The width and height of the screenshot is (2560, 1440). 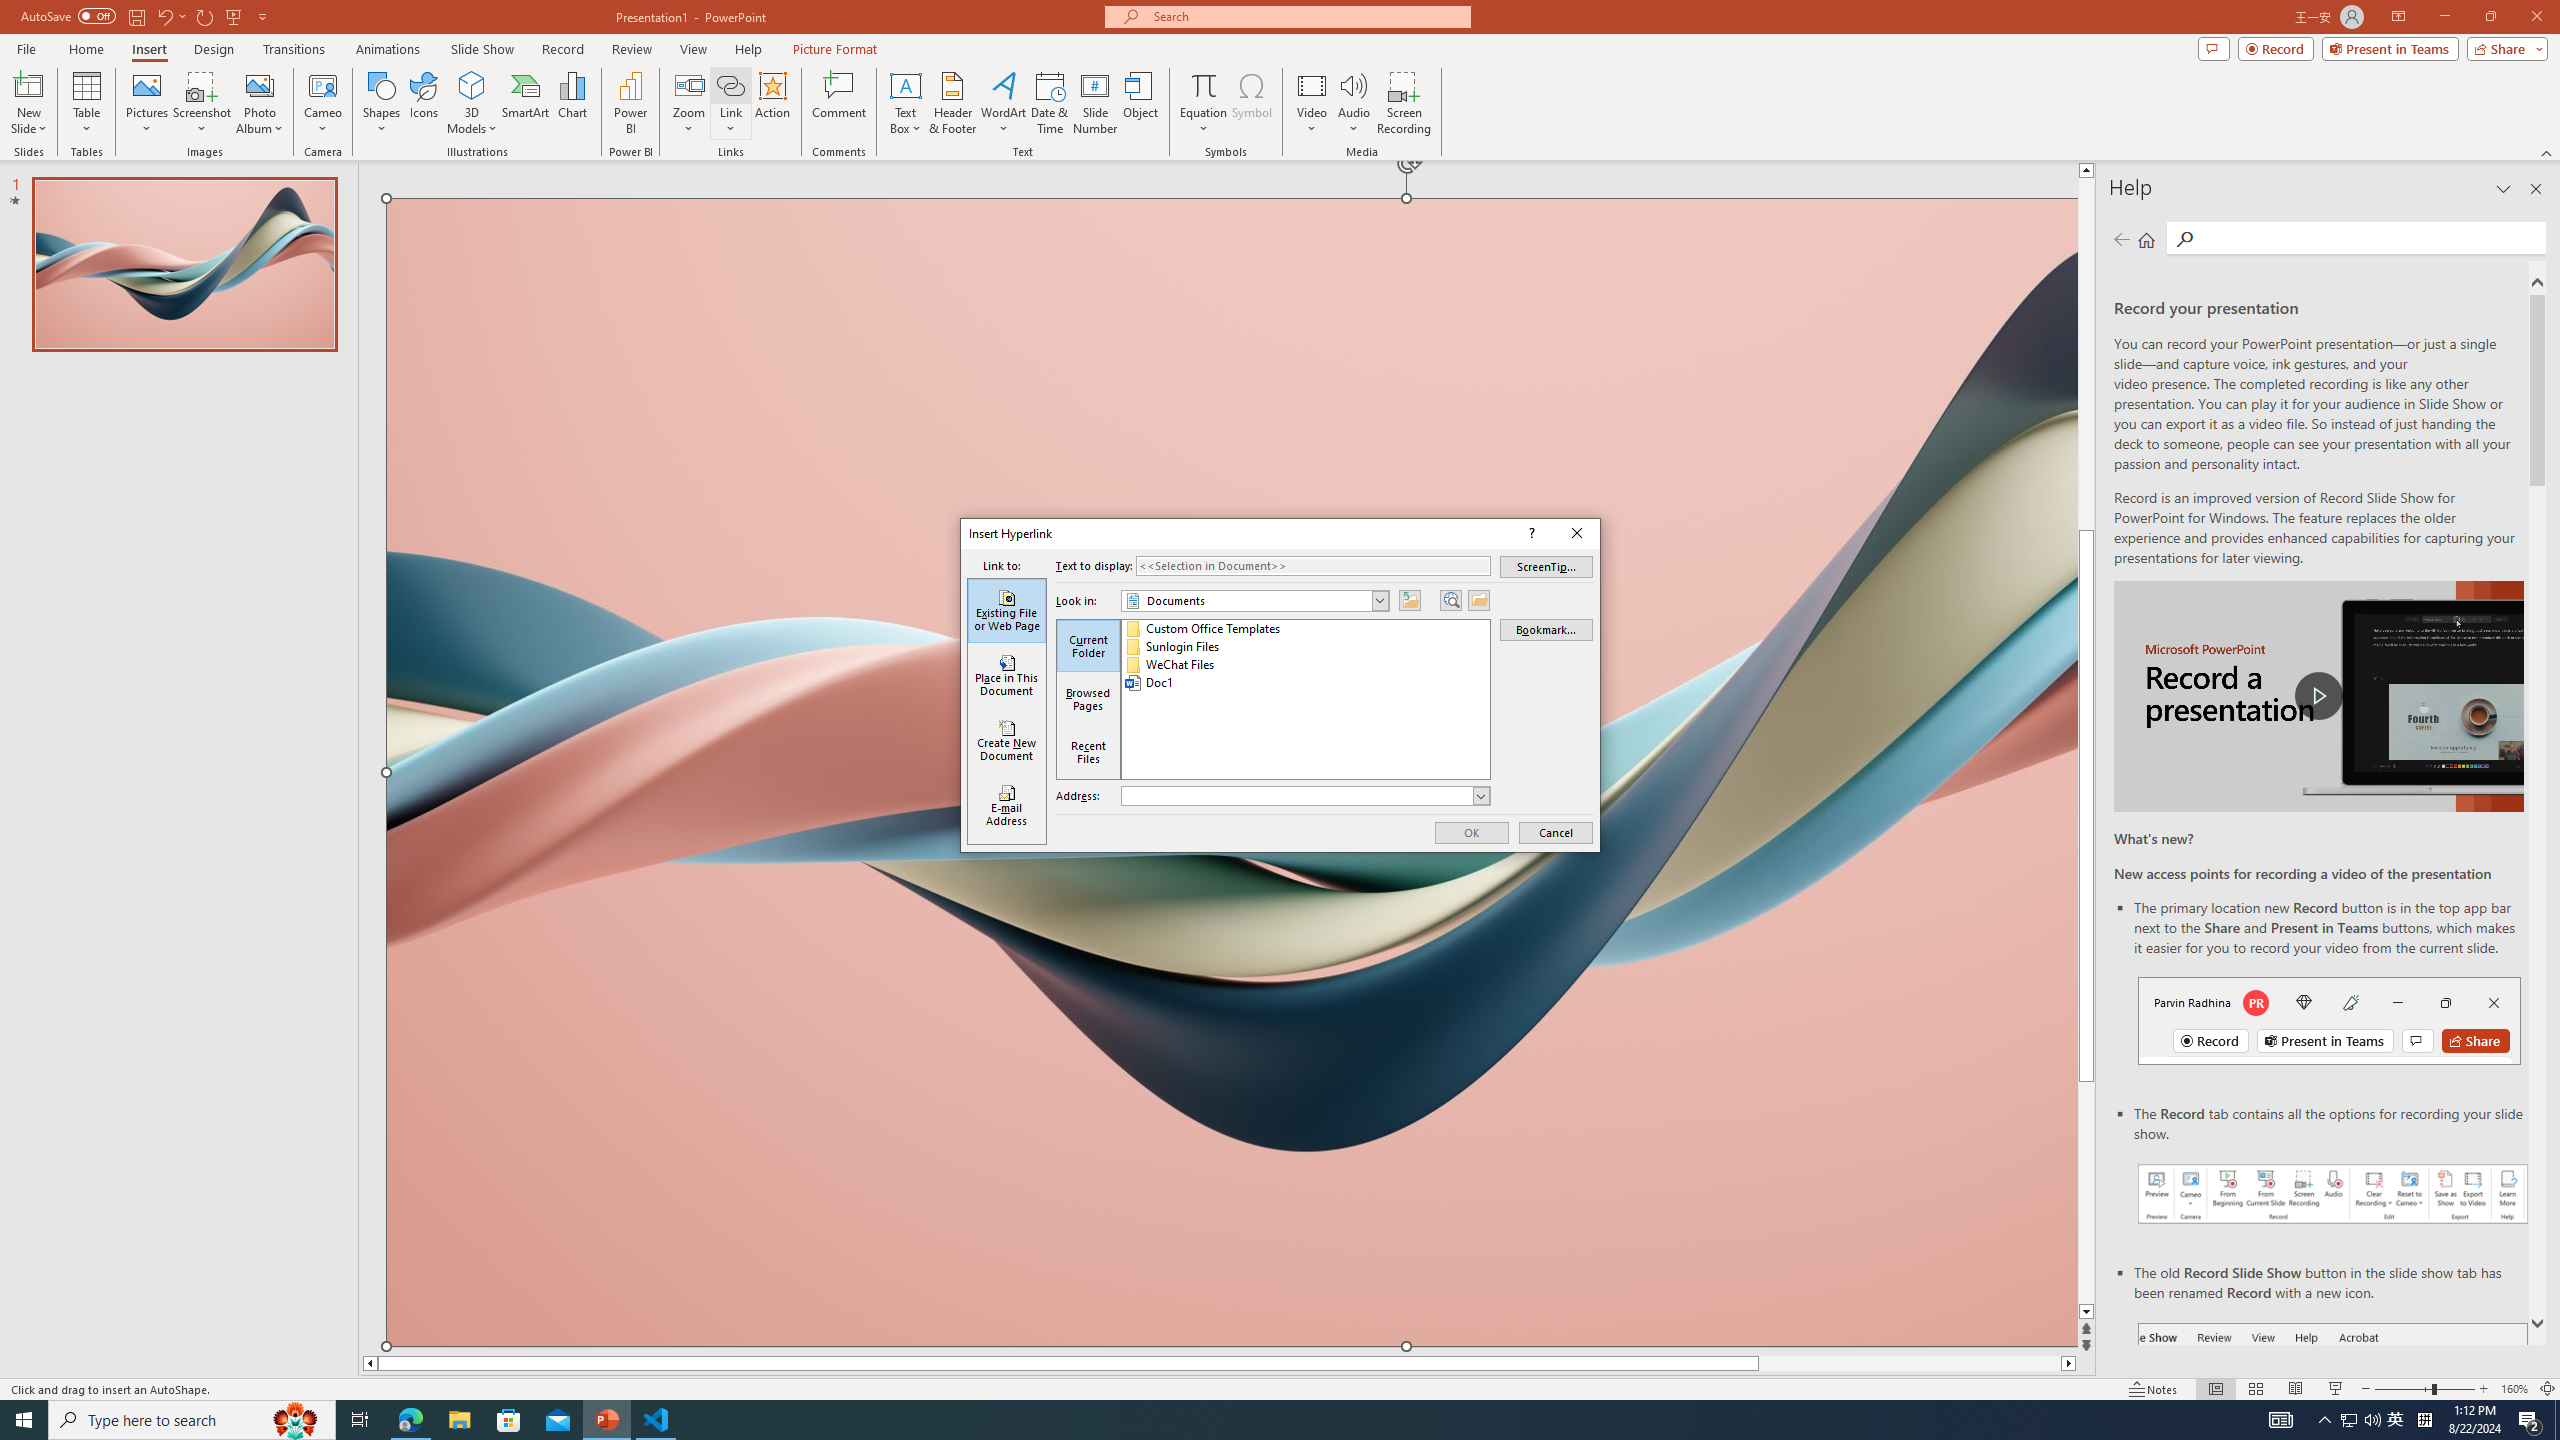 What do you see at coordinates (1002, 103) in the screenshot?
I see `'WordArt'` at bounding box center [1002, 103].